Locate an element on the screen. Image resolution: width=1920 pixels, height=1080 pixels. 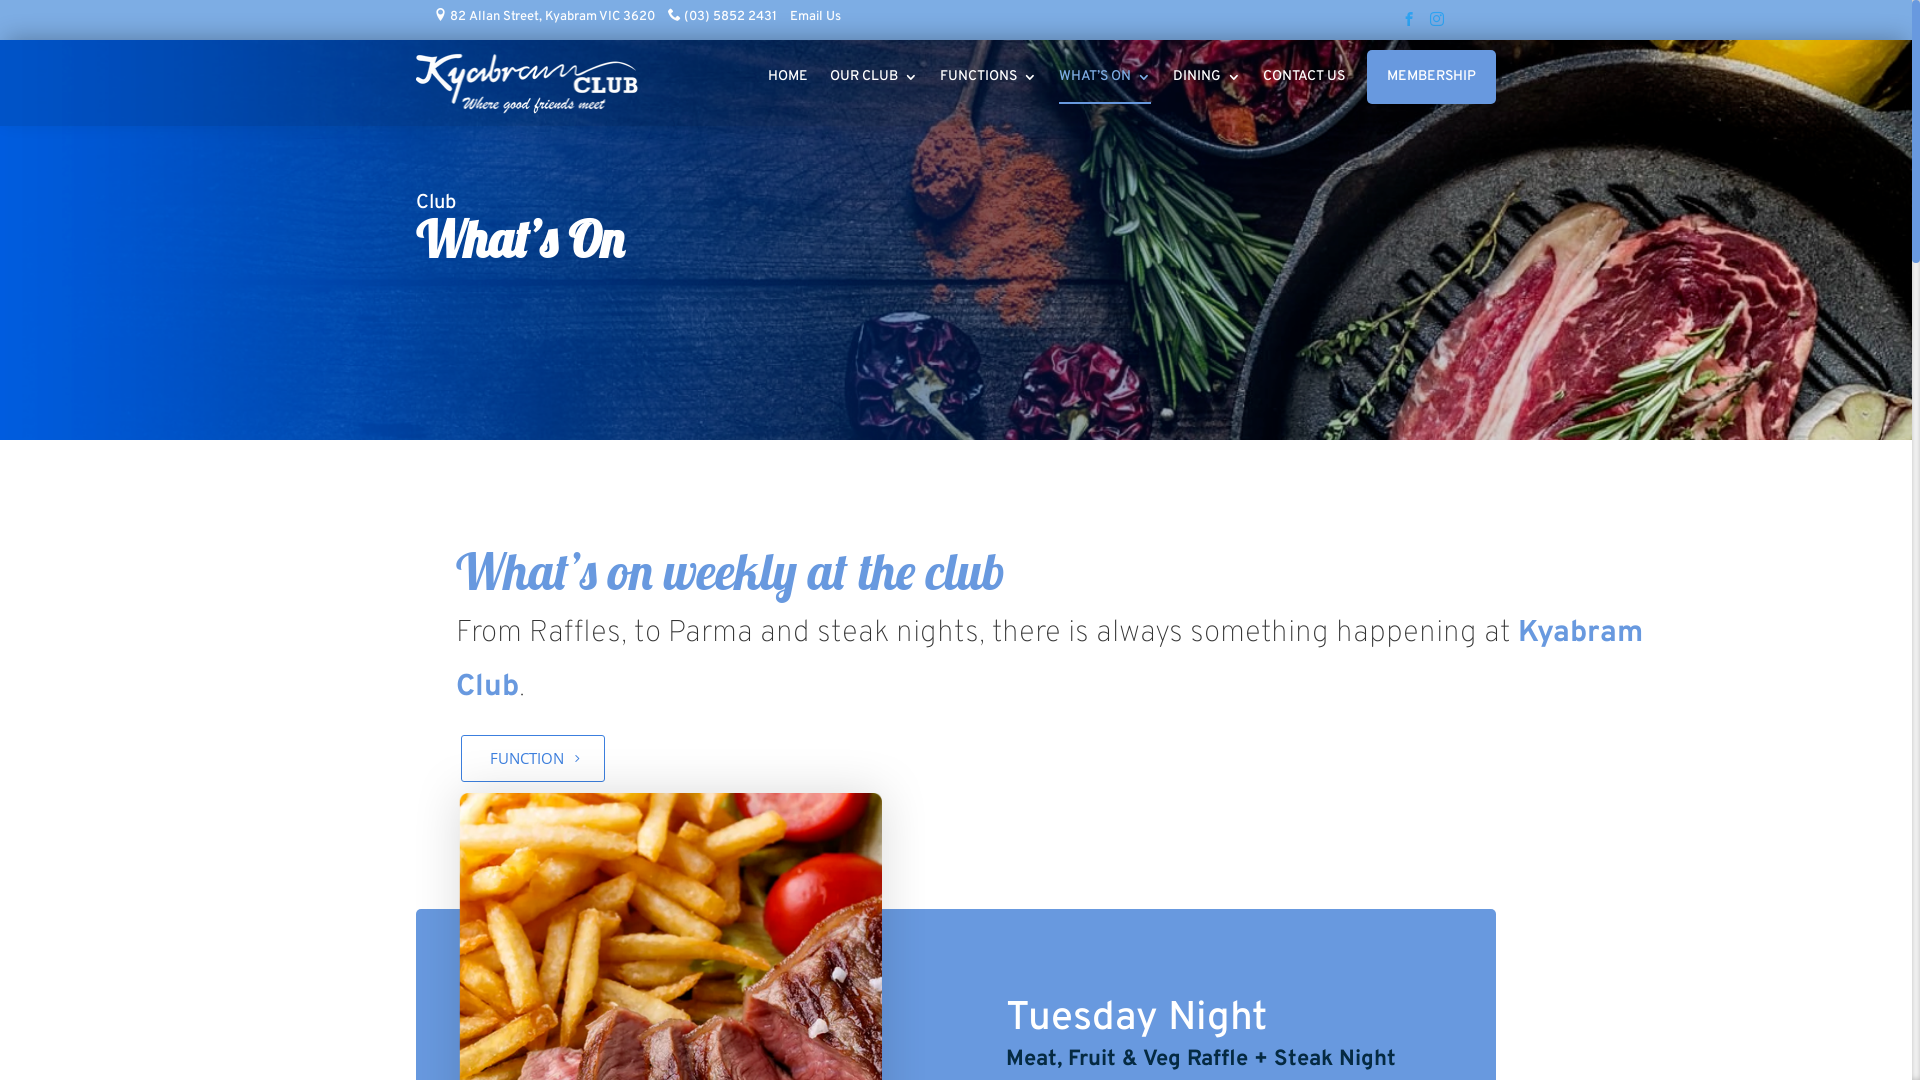
'OUR CLUB' is located at coordinates (873, 86).